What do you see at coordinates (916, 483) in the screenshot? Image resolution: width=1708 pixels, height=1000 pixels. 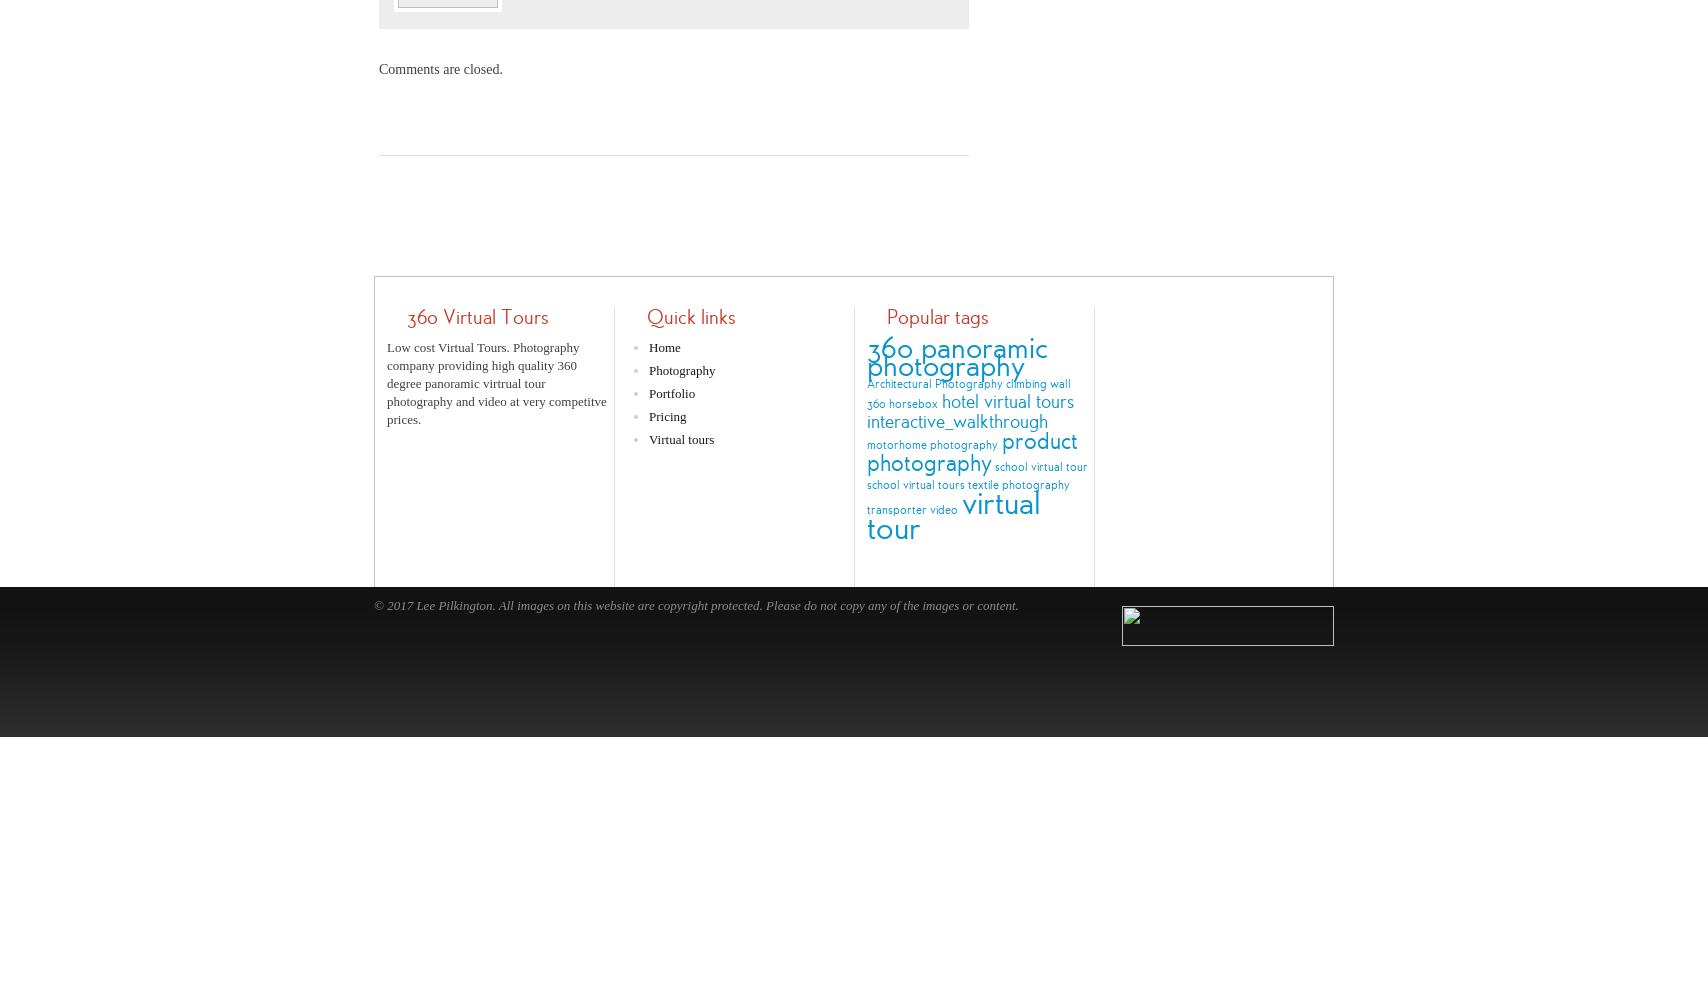 I see `'school virtual tours'` at bounding box center [916, 483].